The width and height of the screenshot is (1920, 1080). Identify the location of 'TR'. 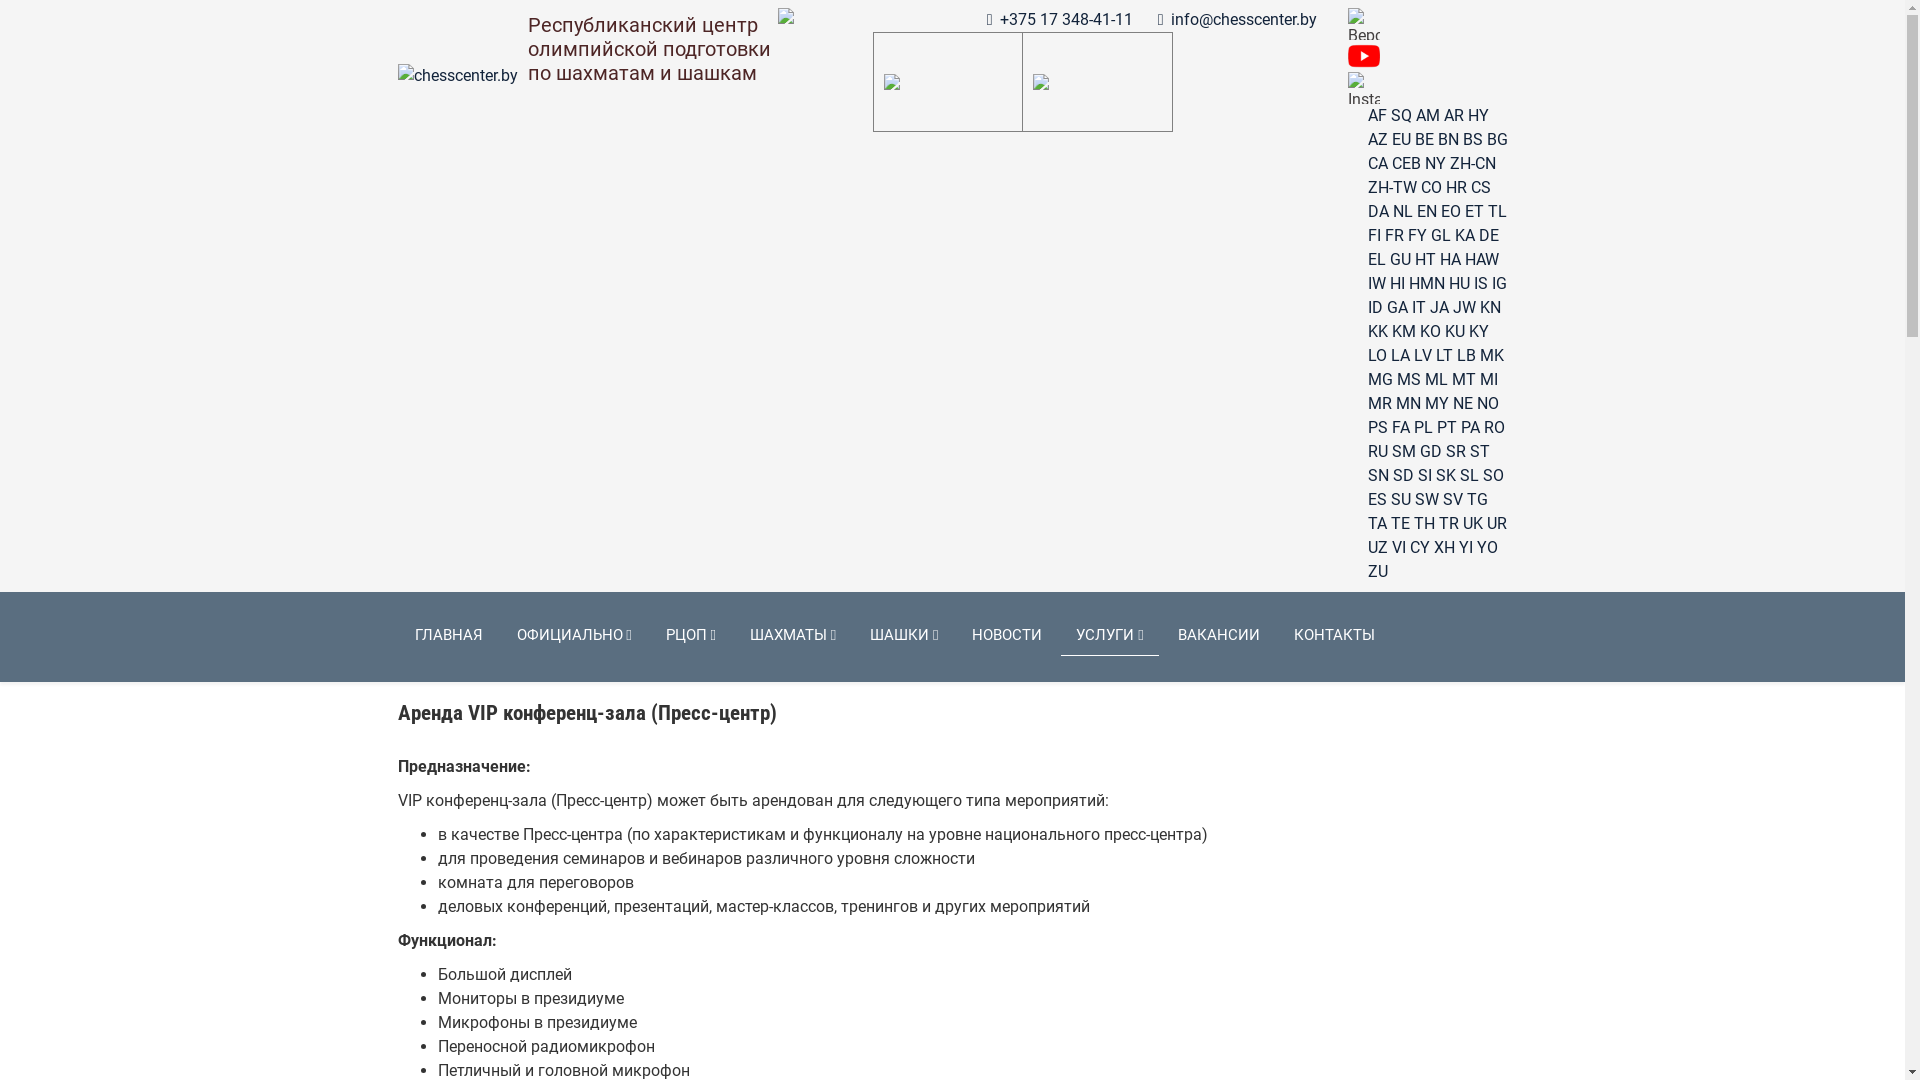
(1448, 522).